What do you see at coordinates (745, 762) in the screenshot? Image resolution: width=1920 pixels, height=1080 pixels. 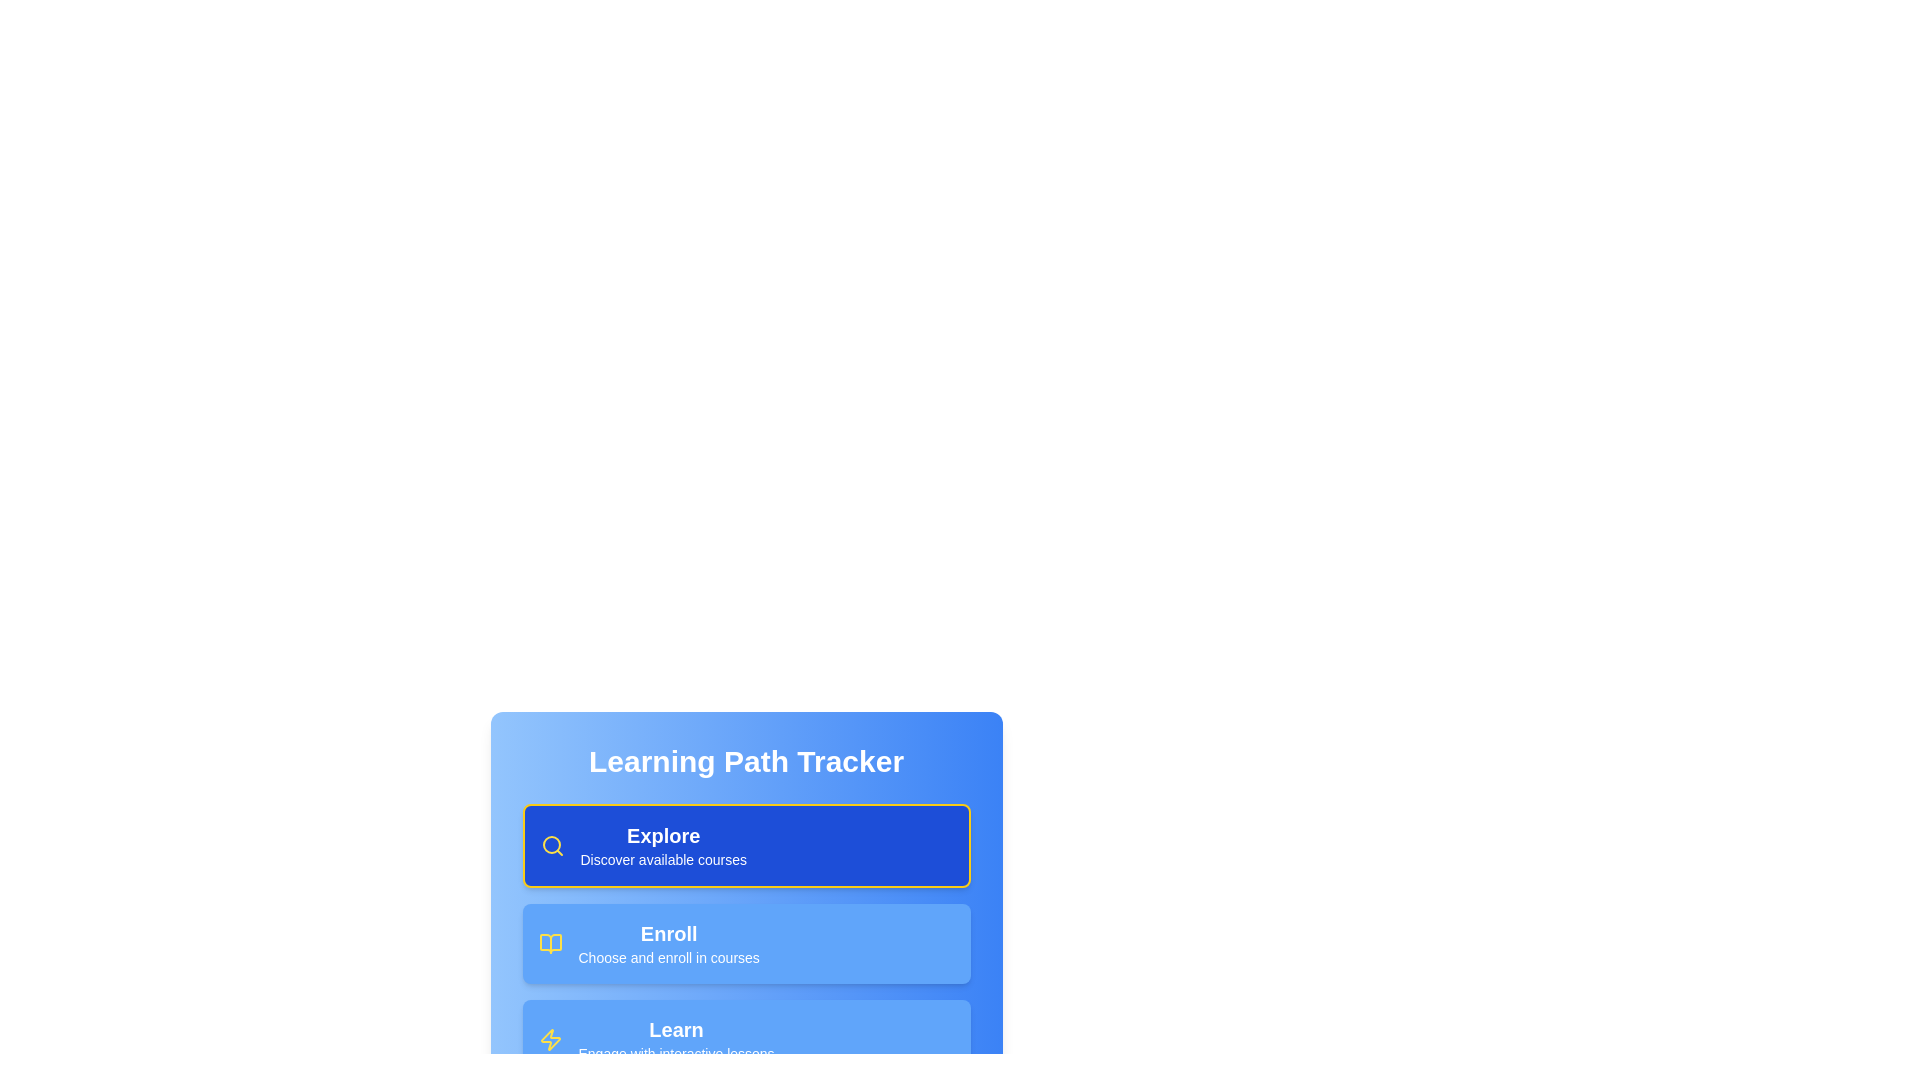 I see `the Title or Heading element located at the top of the panel with a gradient blue background, serving as a descriptor for the content below` at bounding box center [745, 762].